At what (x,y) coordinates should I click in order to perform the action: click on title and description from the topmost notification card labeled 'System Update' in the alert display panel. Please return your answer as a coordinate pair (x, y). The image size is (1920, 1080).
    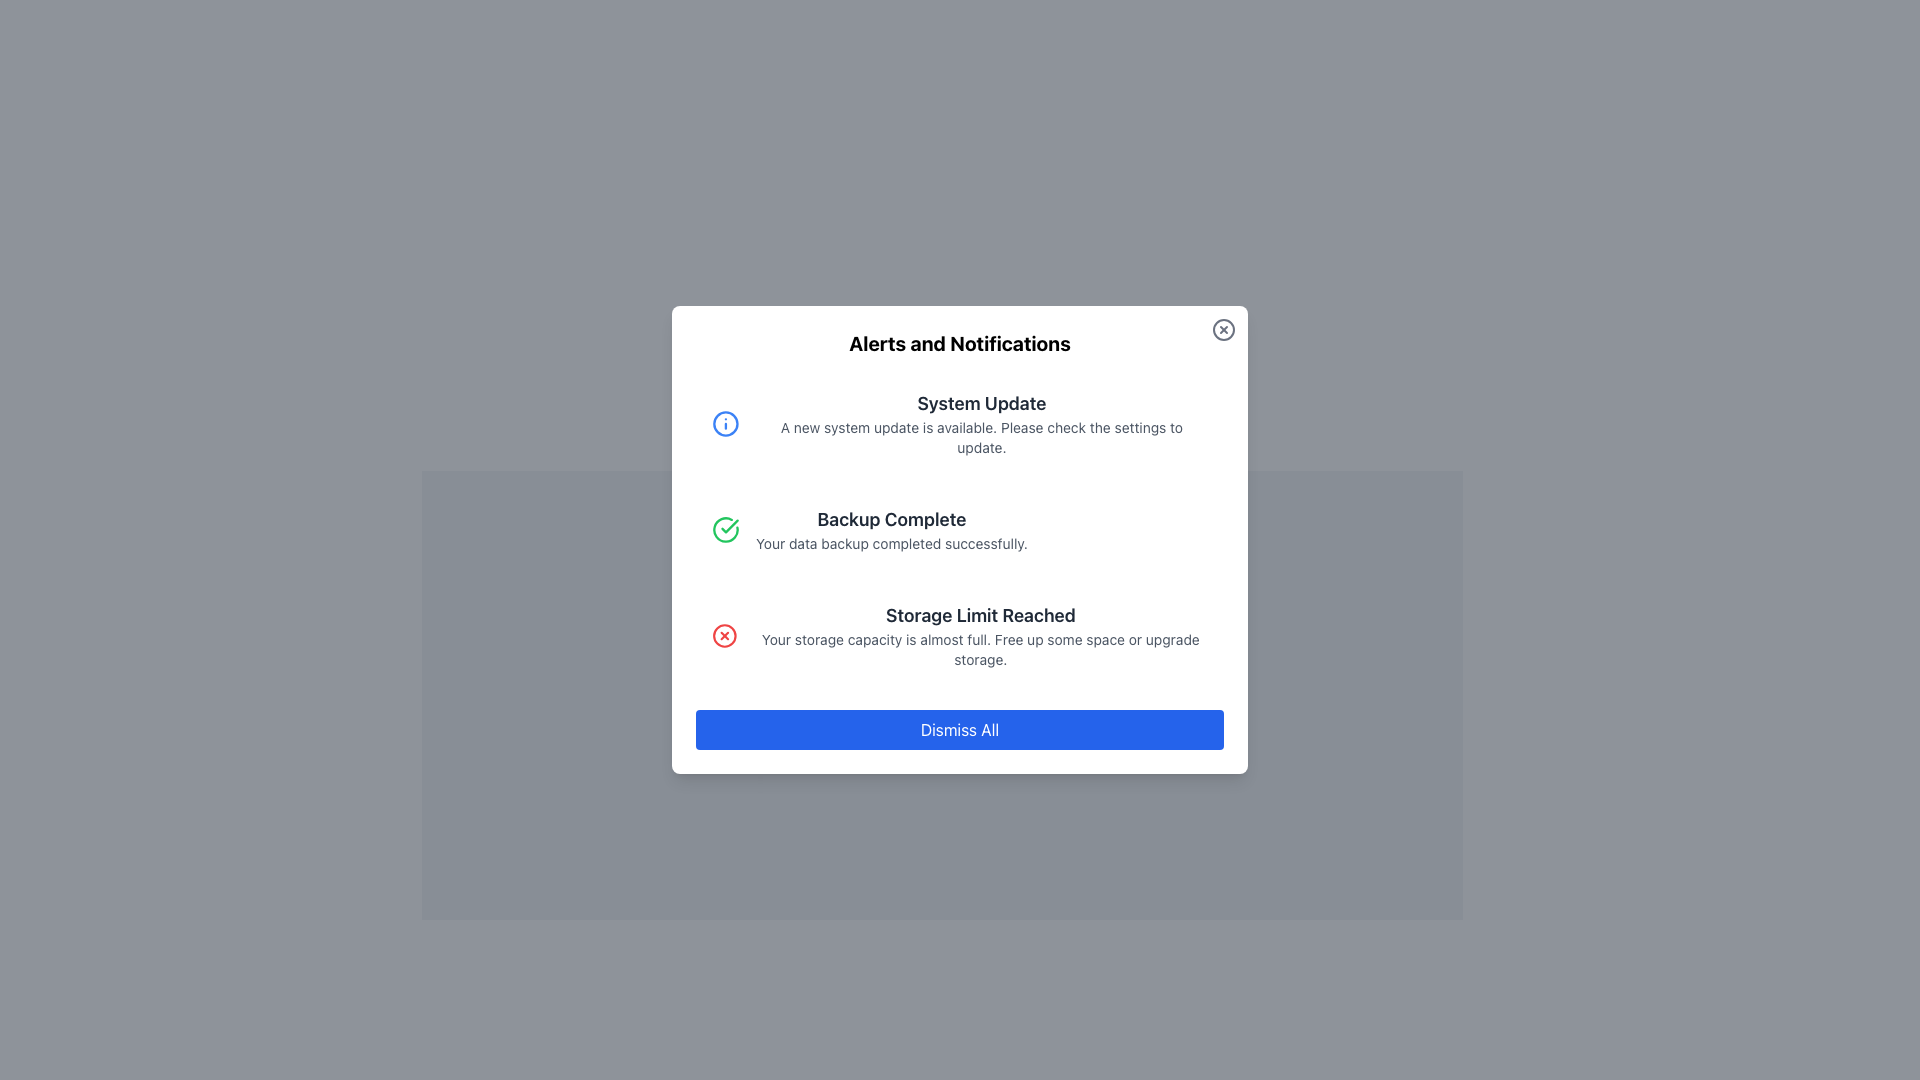
    Looking at the image, I should click on (960, 423).